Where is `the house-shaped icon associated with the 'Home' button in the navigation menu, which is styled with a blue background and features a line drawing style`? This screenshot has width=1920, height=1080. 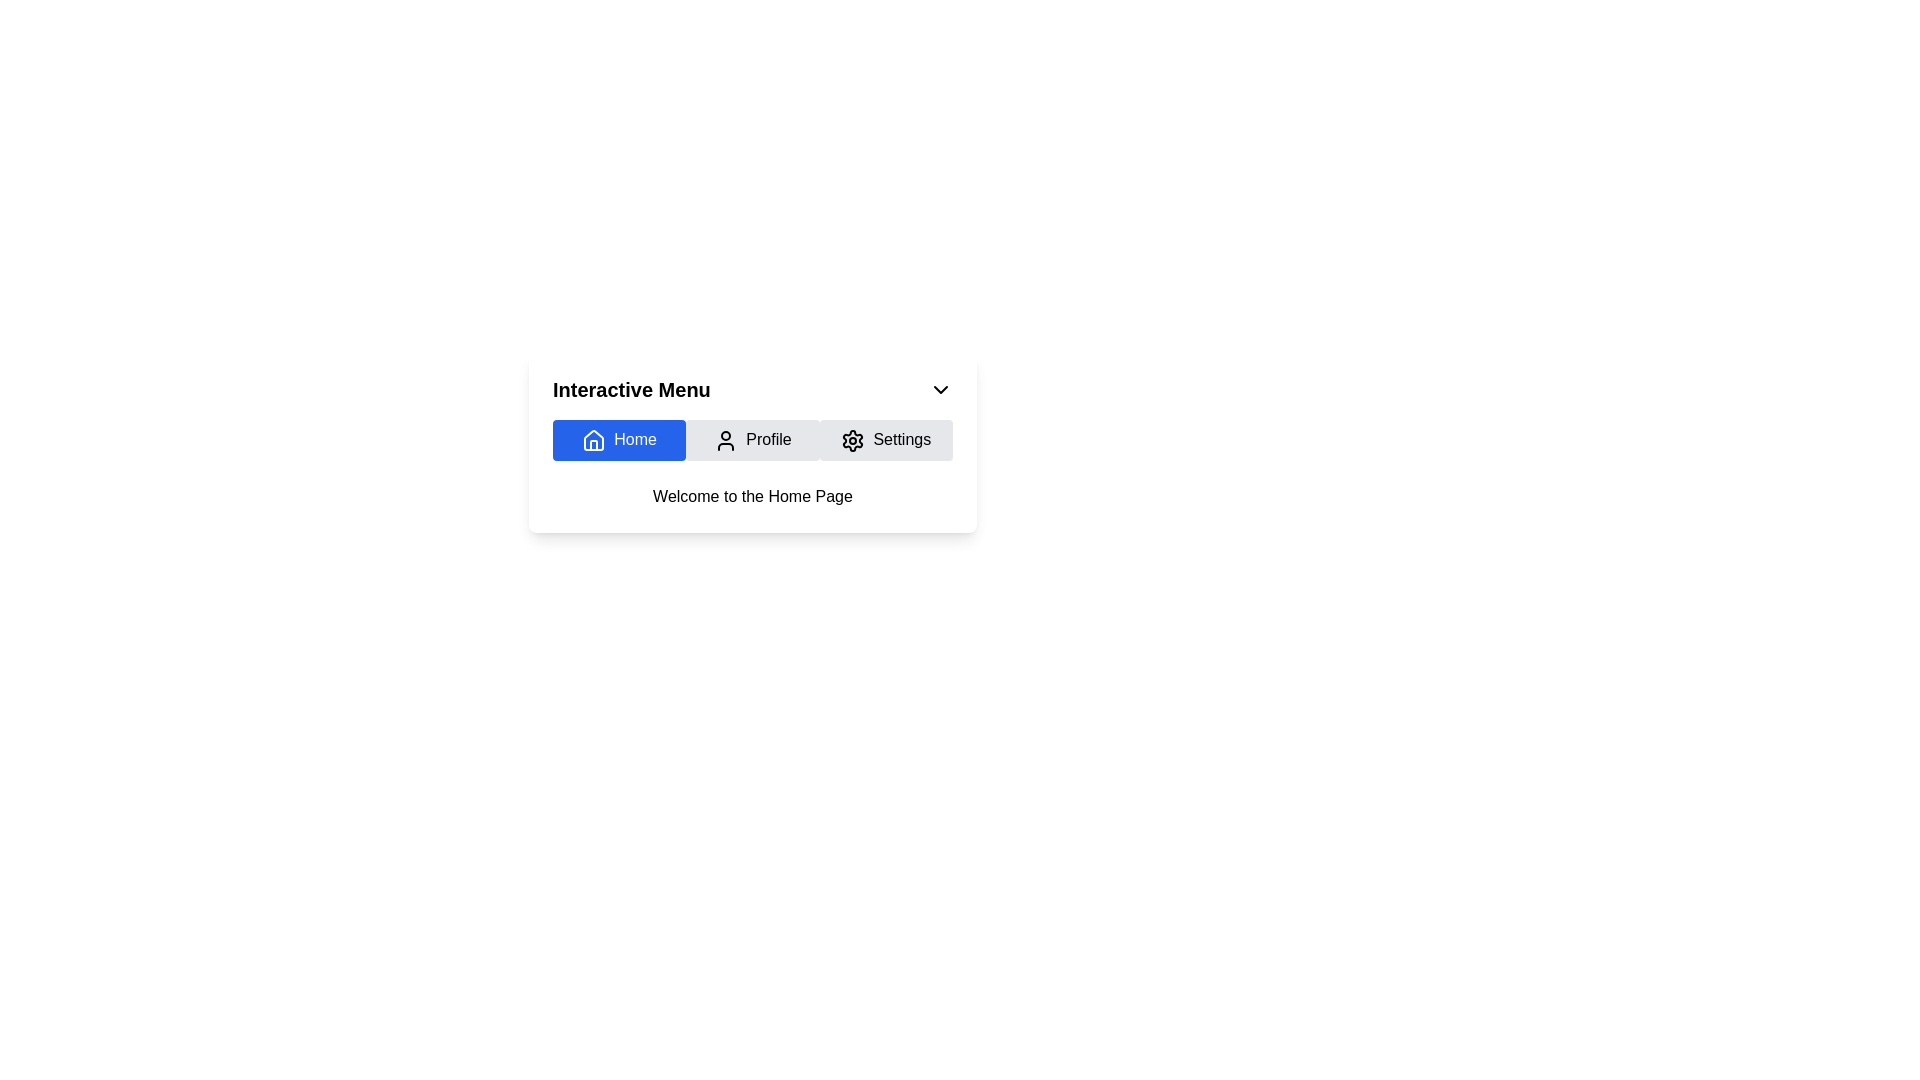
the house-shaped icon associated with the 'Home' button in the navigation menu, which is styled with a blue background and features a line drawing style is located at coordinates (593, 439).